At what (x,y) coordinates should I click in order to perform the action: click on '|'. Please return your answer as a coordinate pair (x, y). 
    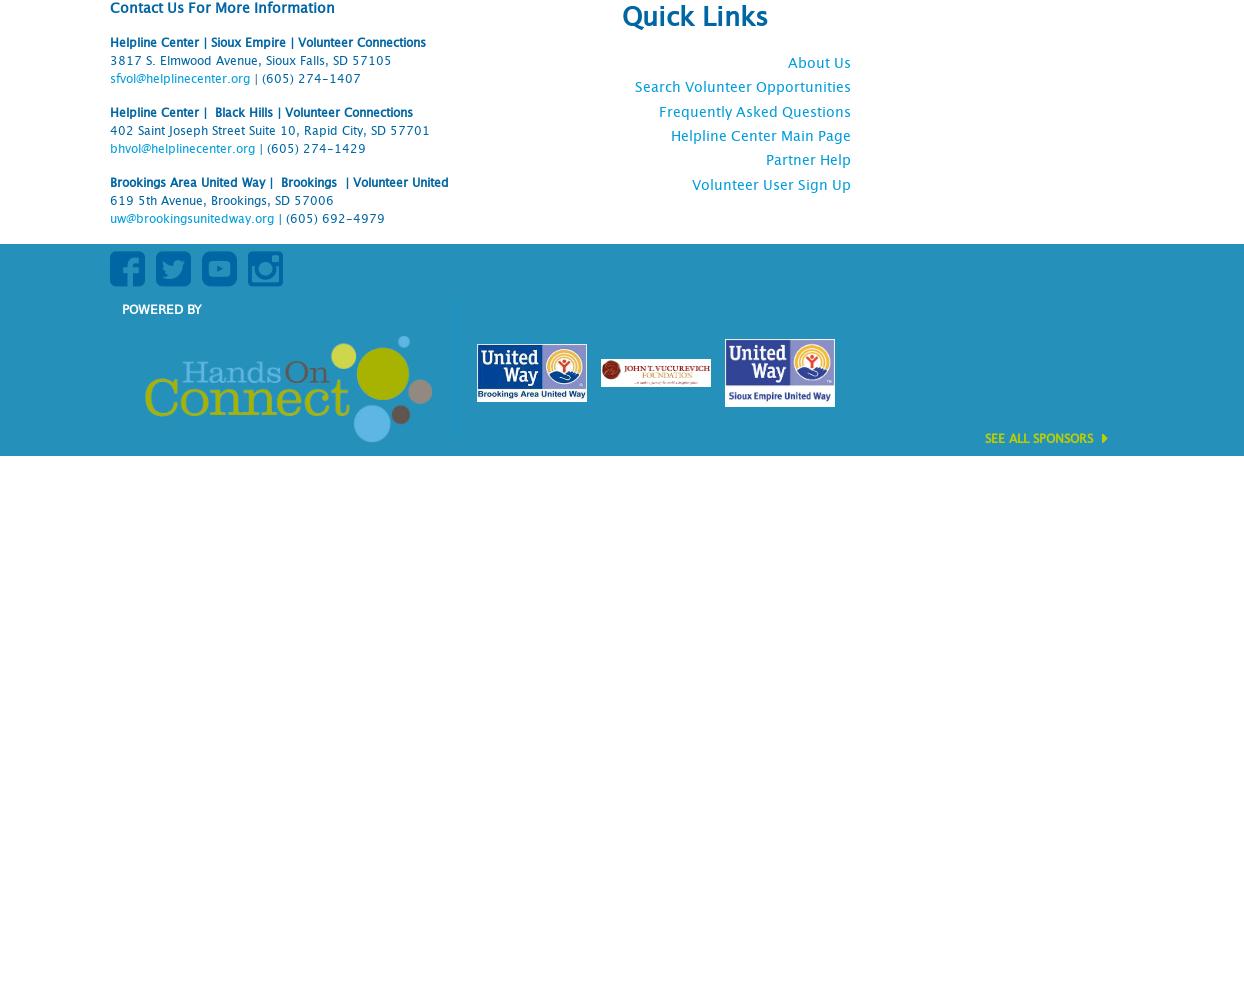
    Looking at the image, I should click on (274, 217).